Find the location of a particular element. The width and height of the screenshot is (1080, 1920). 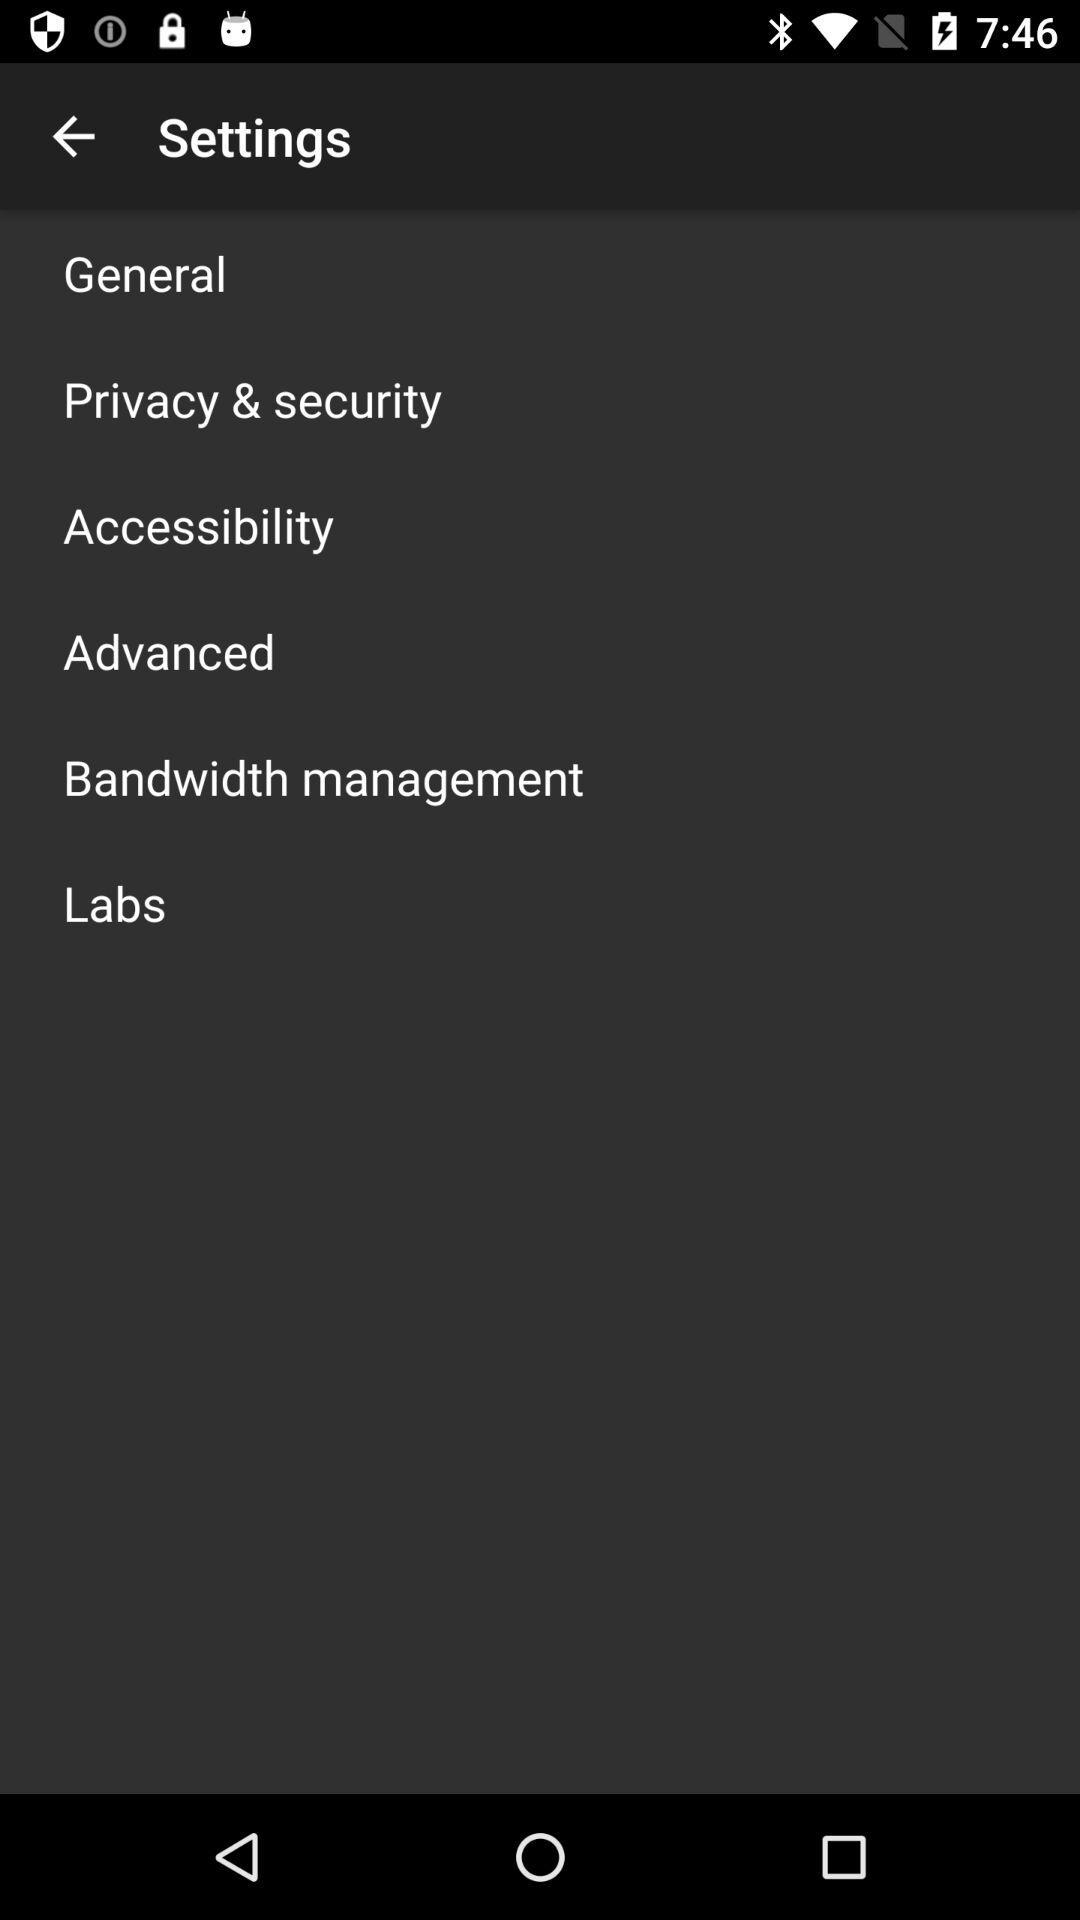

app above general app is located at coordinates (72, 135).